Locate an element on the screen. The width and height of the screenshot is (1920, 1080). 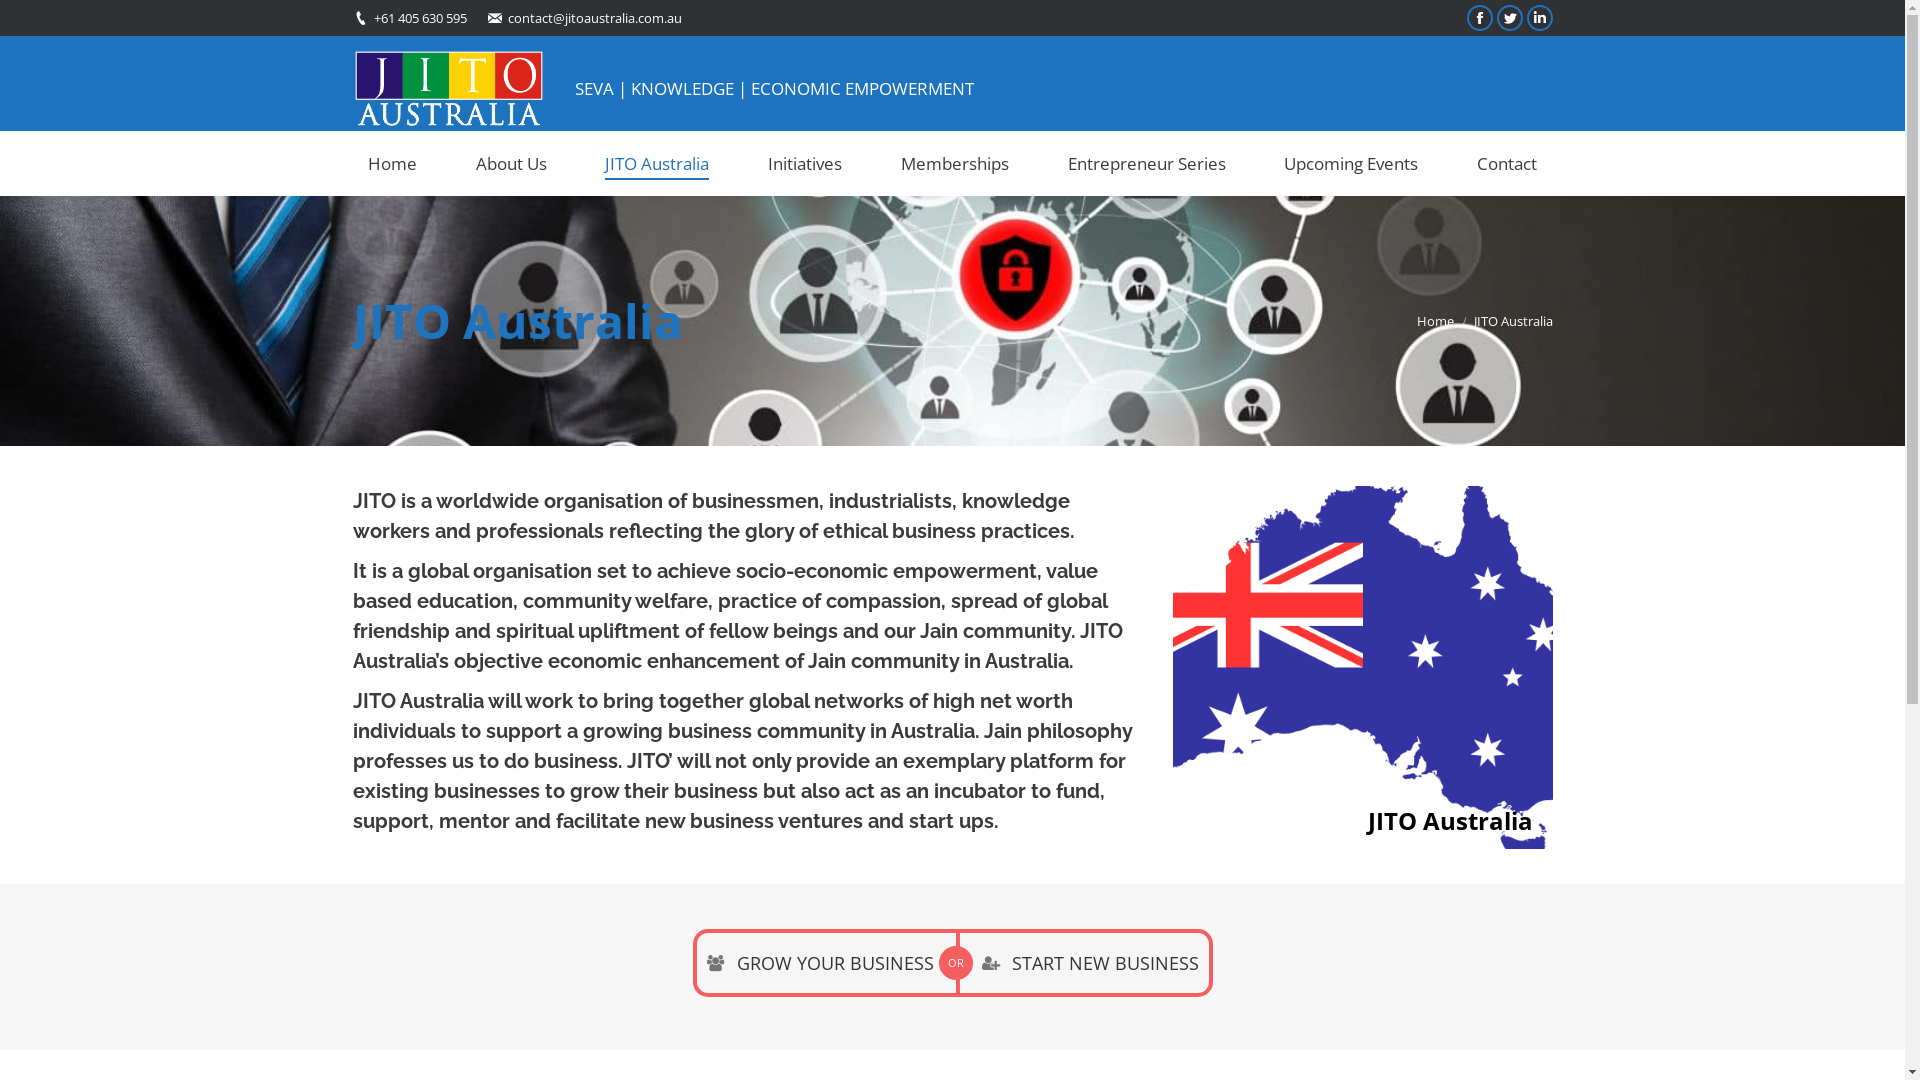
'Entrepreneur Series' is located at coordinates (1146, 162).